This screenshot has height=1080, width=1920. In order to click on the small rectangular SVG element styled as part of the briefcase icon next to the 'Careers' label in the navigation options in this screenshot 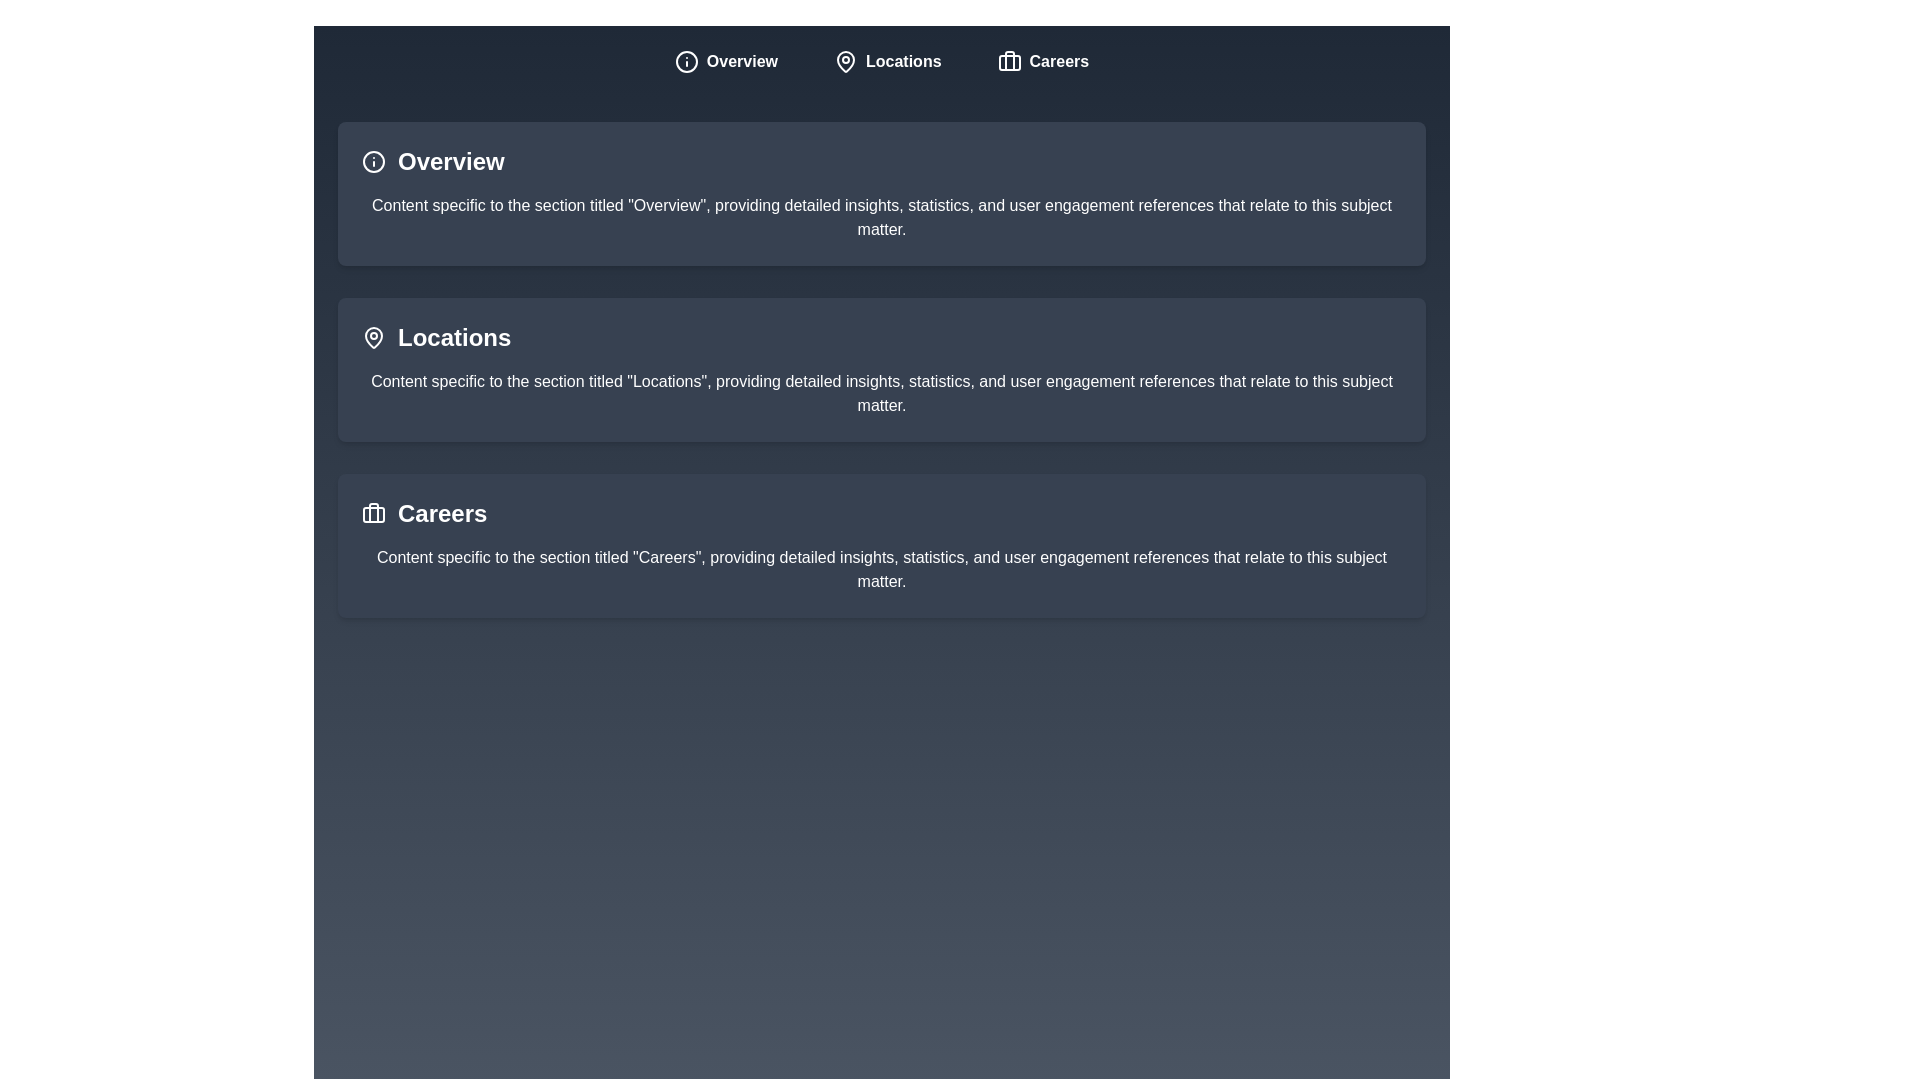, I will do `click(374, 514)`.